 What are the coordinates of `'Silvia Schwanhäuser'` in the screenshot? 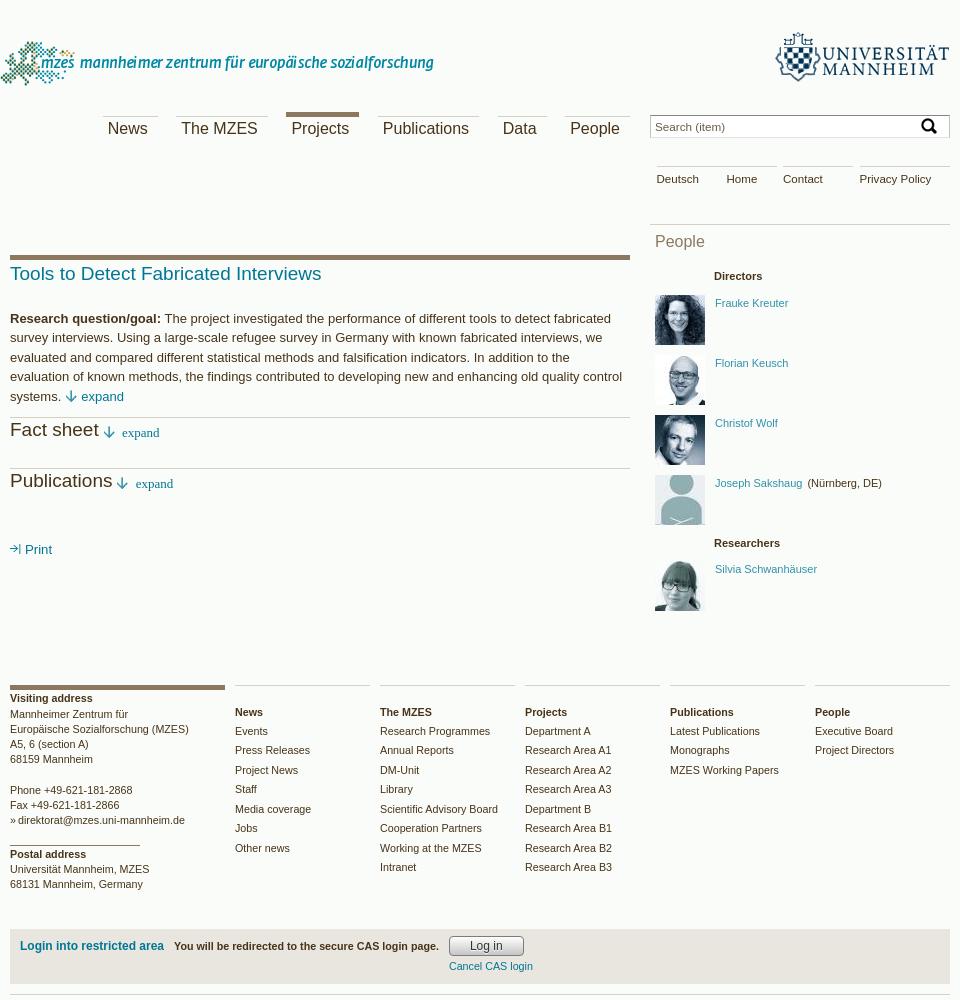 It's located at (764, 568).